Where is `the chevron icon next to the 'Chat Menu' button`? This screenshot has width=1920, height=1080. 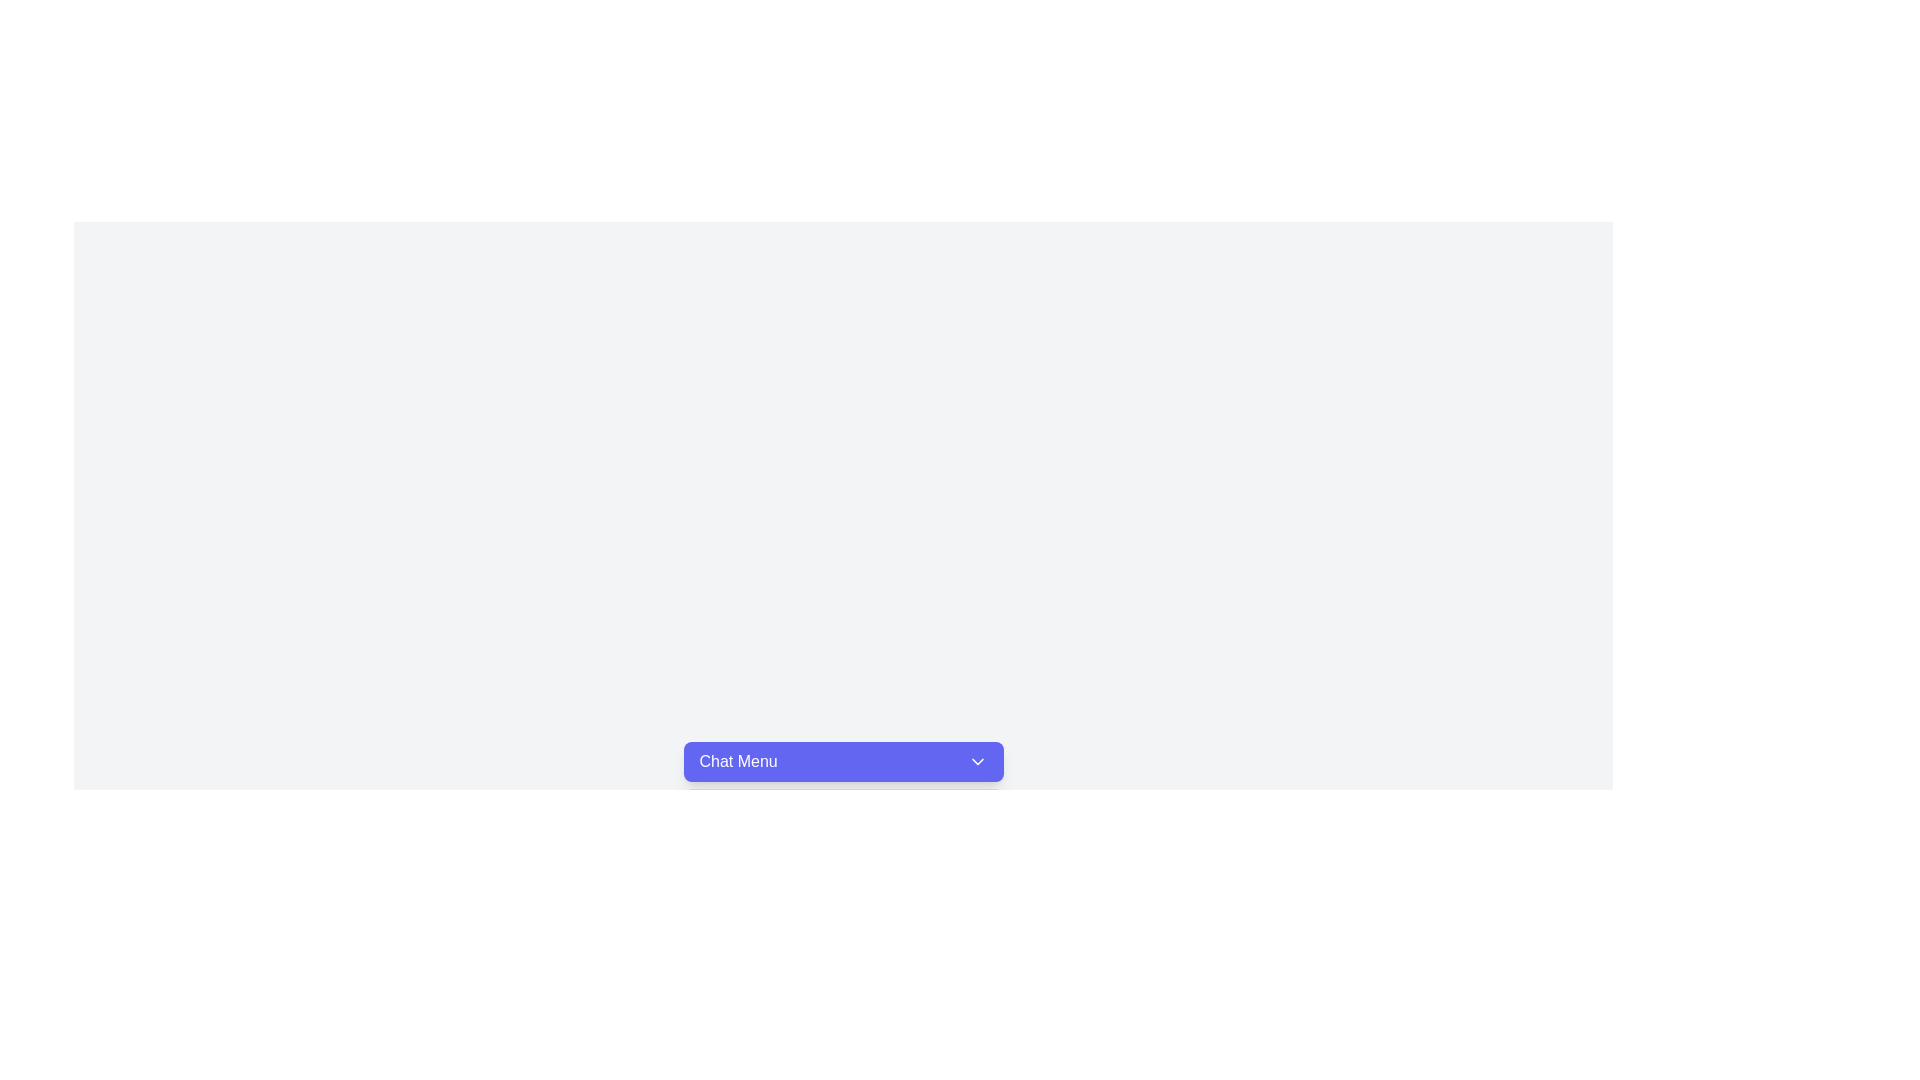 the chevron icon next to the 'Chat Menu' button is located at coordinates (977, 762).